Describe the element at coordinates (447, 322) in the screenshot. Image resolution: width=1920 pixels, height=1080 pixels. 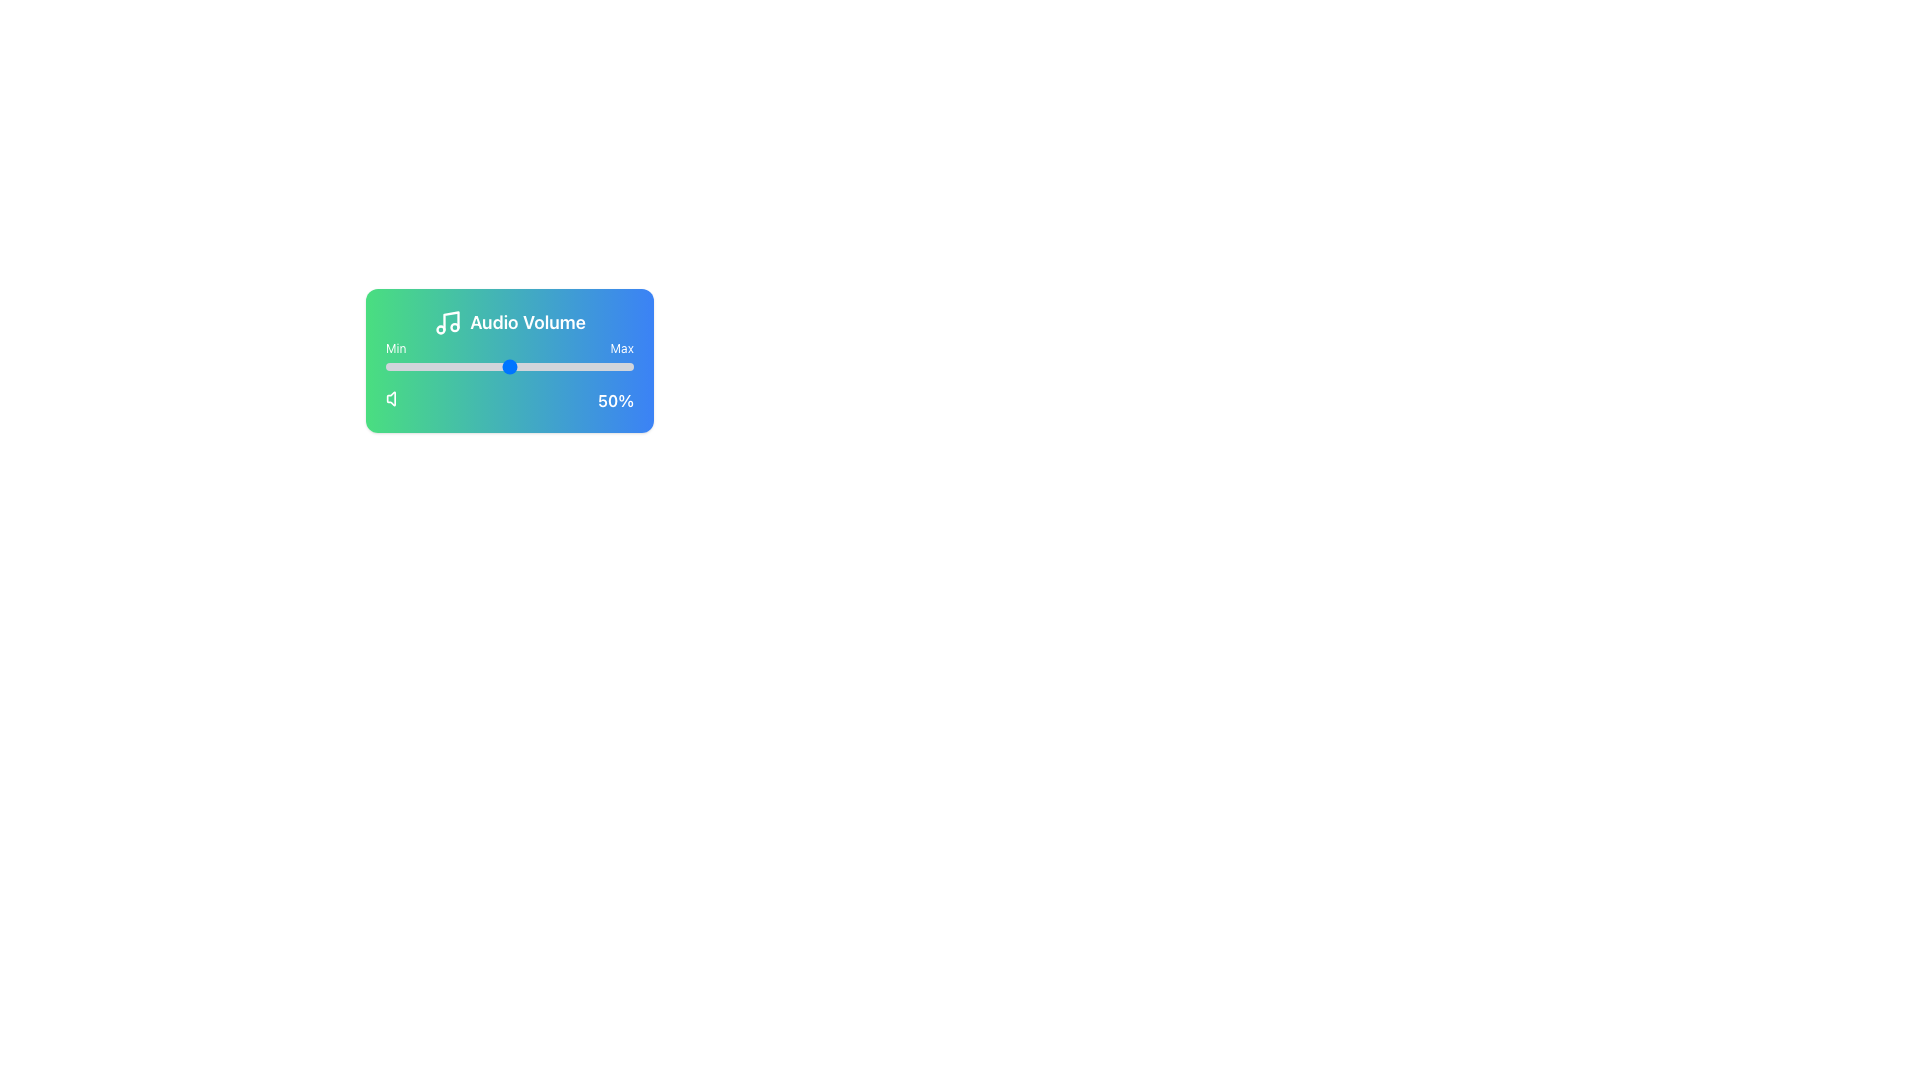
I see `the audio volume icon, which is the first element at the top of the card, aligned with the text 'Audio Volume'` at that location.